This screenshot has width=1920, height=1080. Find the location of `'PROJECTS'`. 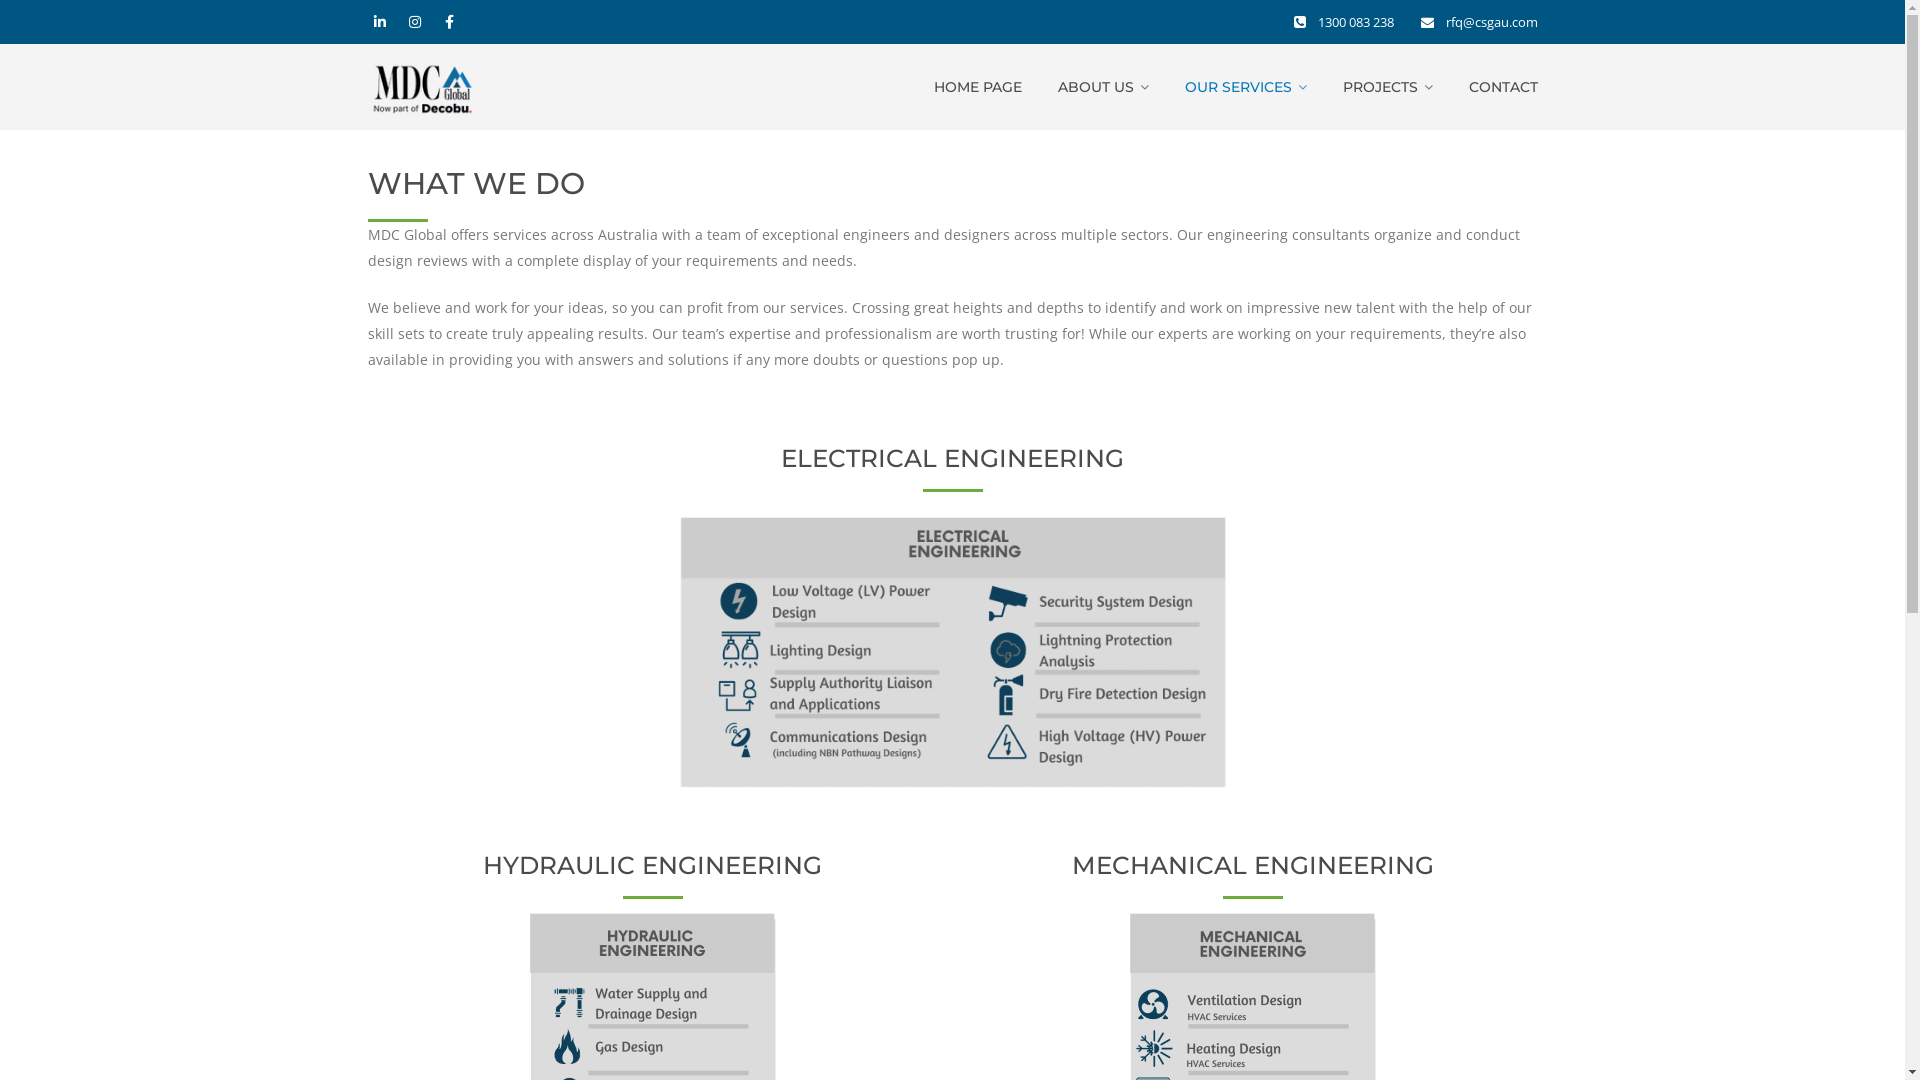

'PROJECTS' is located at coordinates (1342, 86).